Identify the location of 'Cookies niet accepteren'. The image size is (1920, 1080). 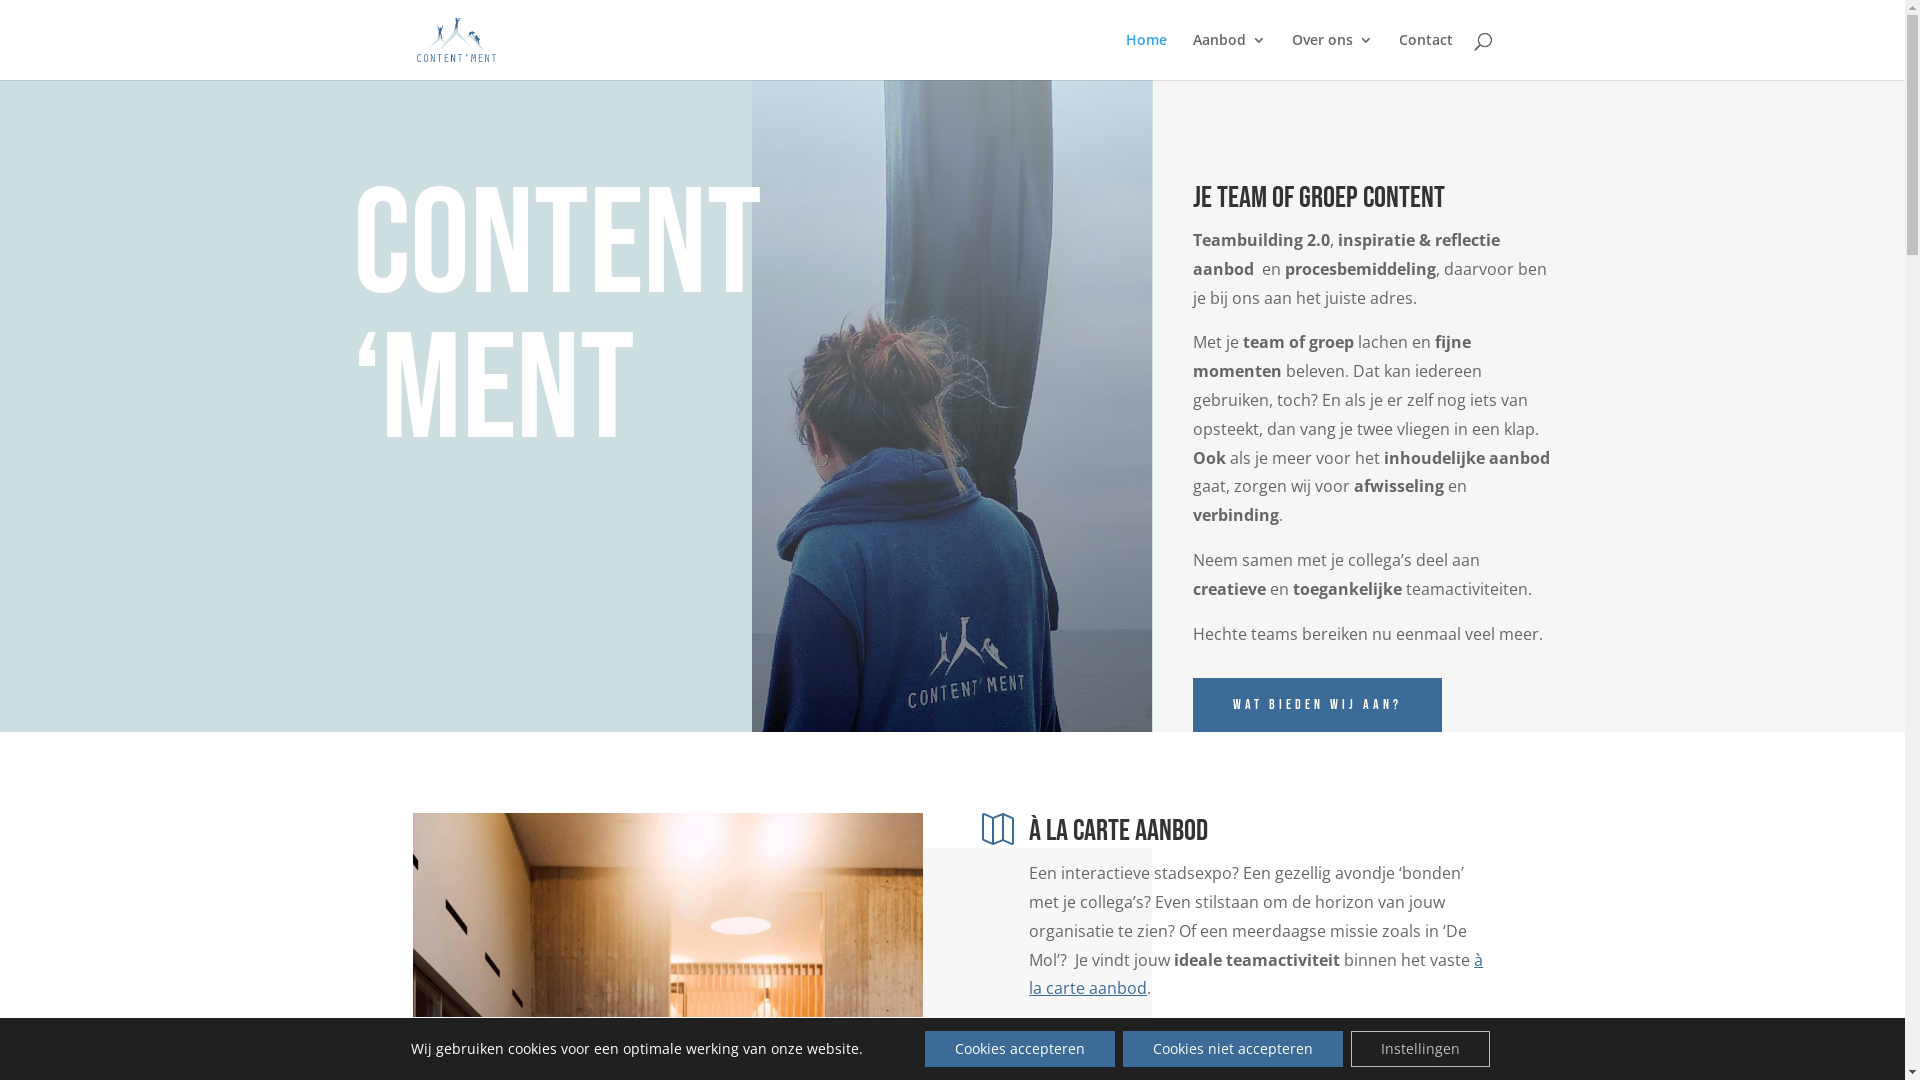
(1232, 1048).